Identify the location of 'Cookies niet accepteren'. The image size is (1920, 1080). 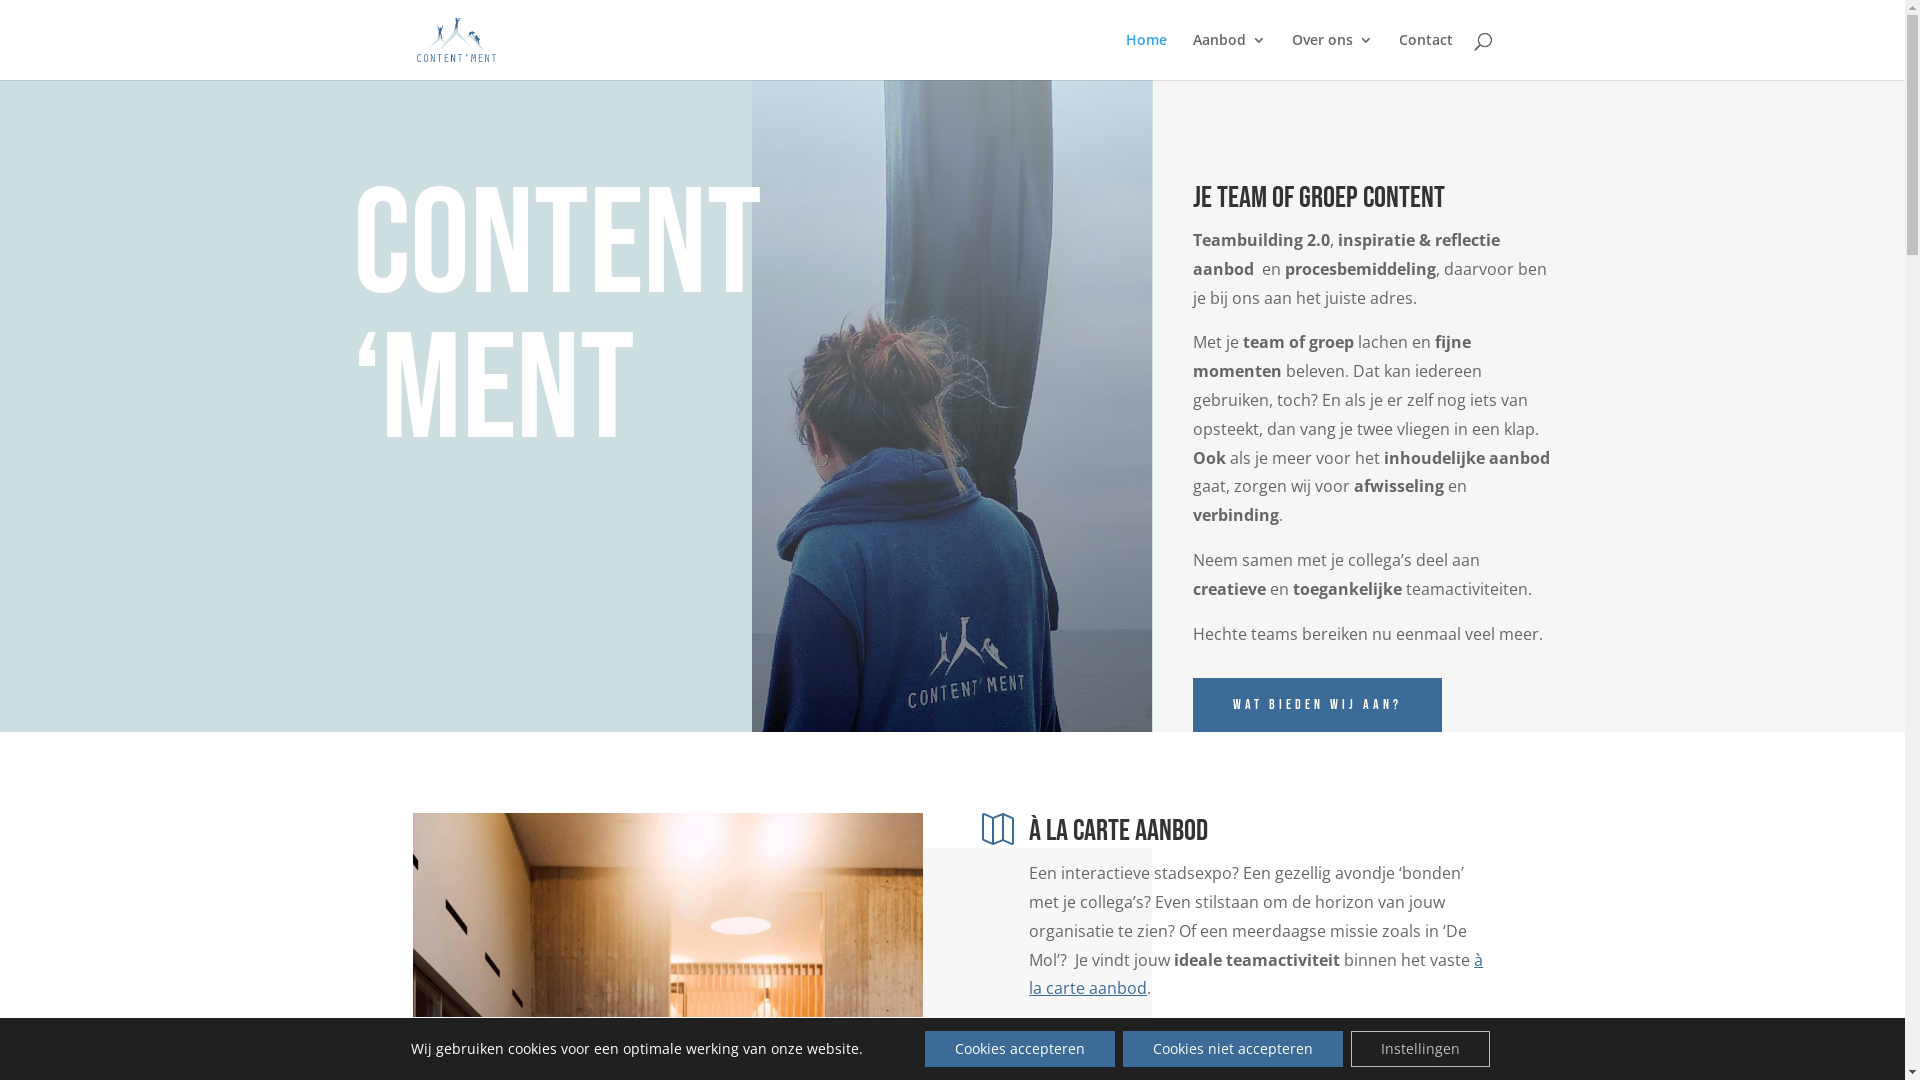
(1232, 1048).